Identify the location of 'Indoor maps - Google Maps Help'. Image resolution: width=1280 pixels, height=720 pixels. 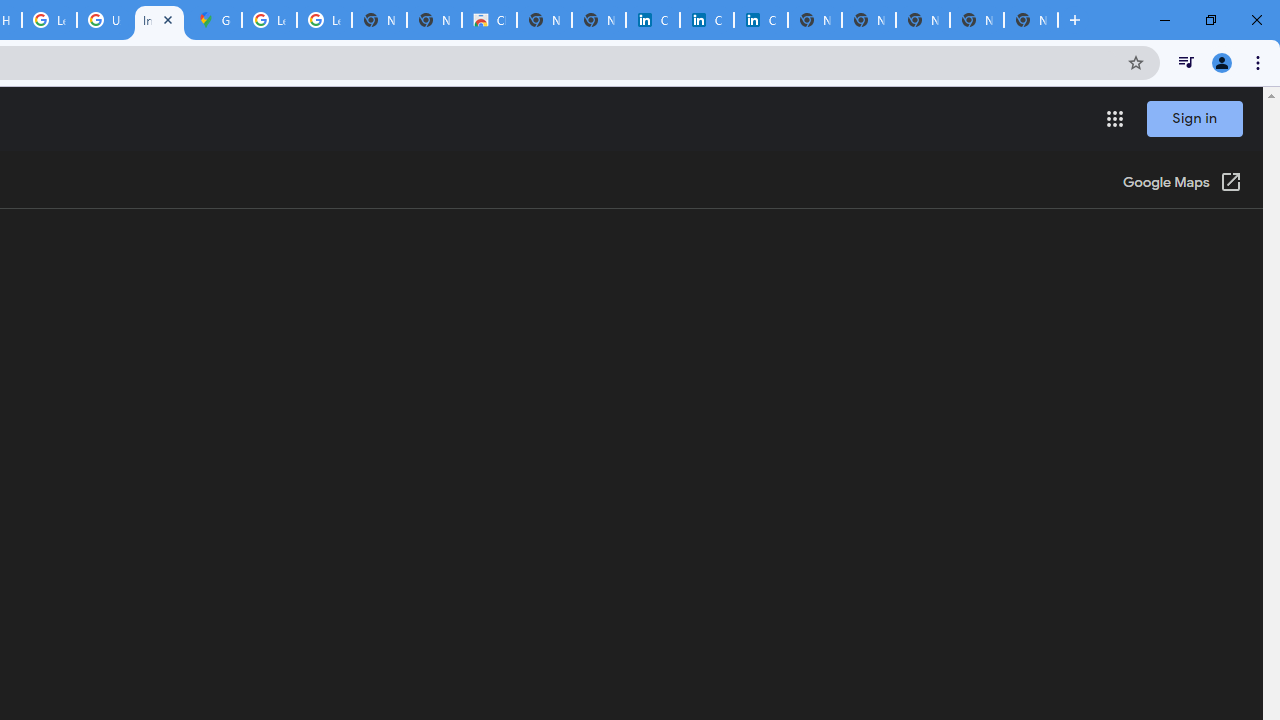
(158, 20).